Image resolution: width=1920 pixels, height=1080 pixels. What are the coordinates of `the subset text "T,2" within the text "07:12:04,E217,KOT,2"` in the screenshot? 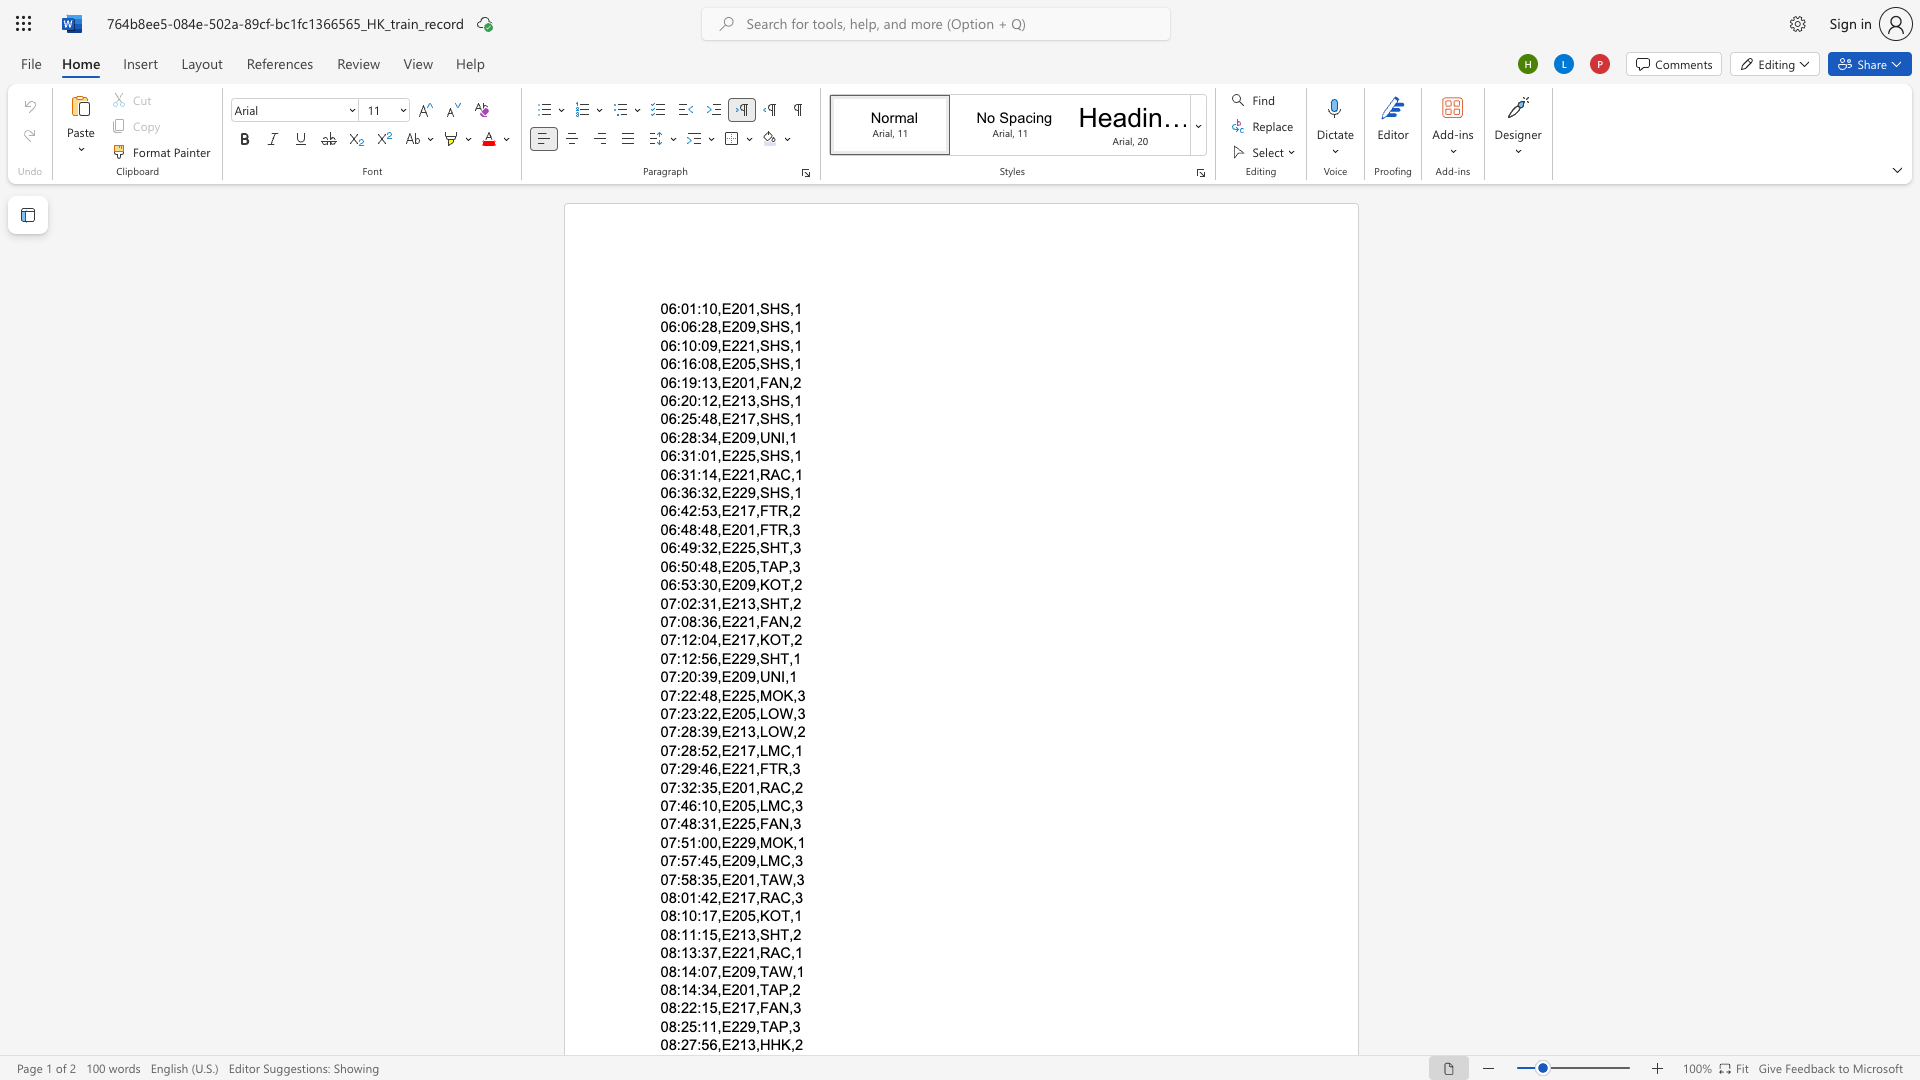 It's located at (780, 640).